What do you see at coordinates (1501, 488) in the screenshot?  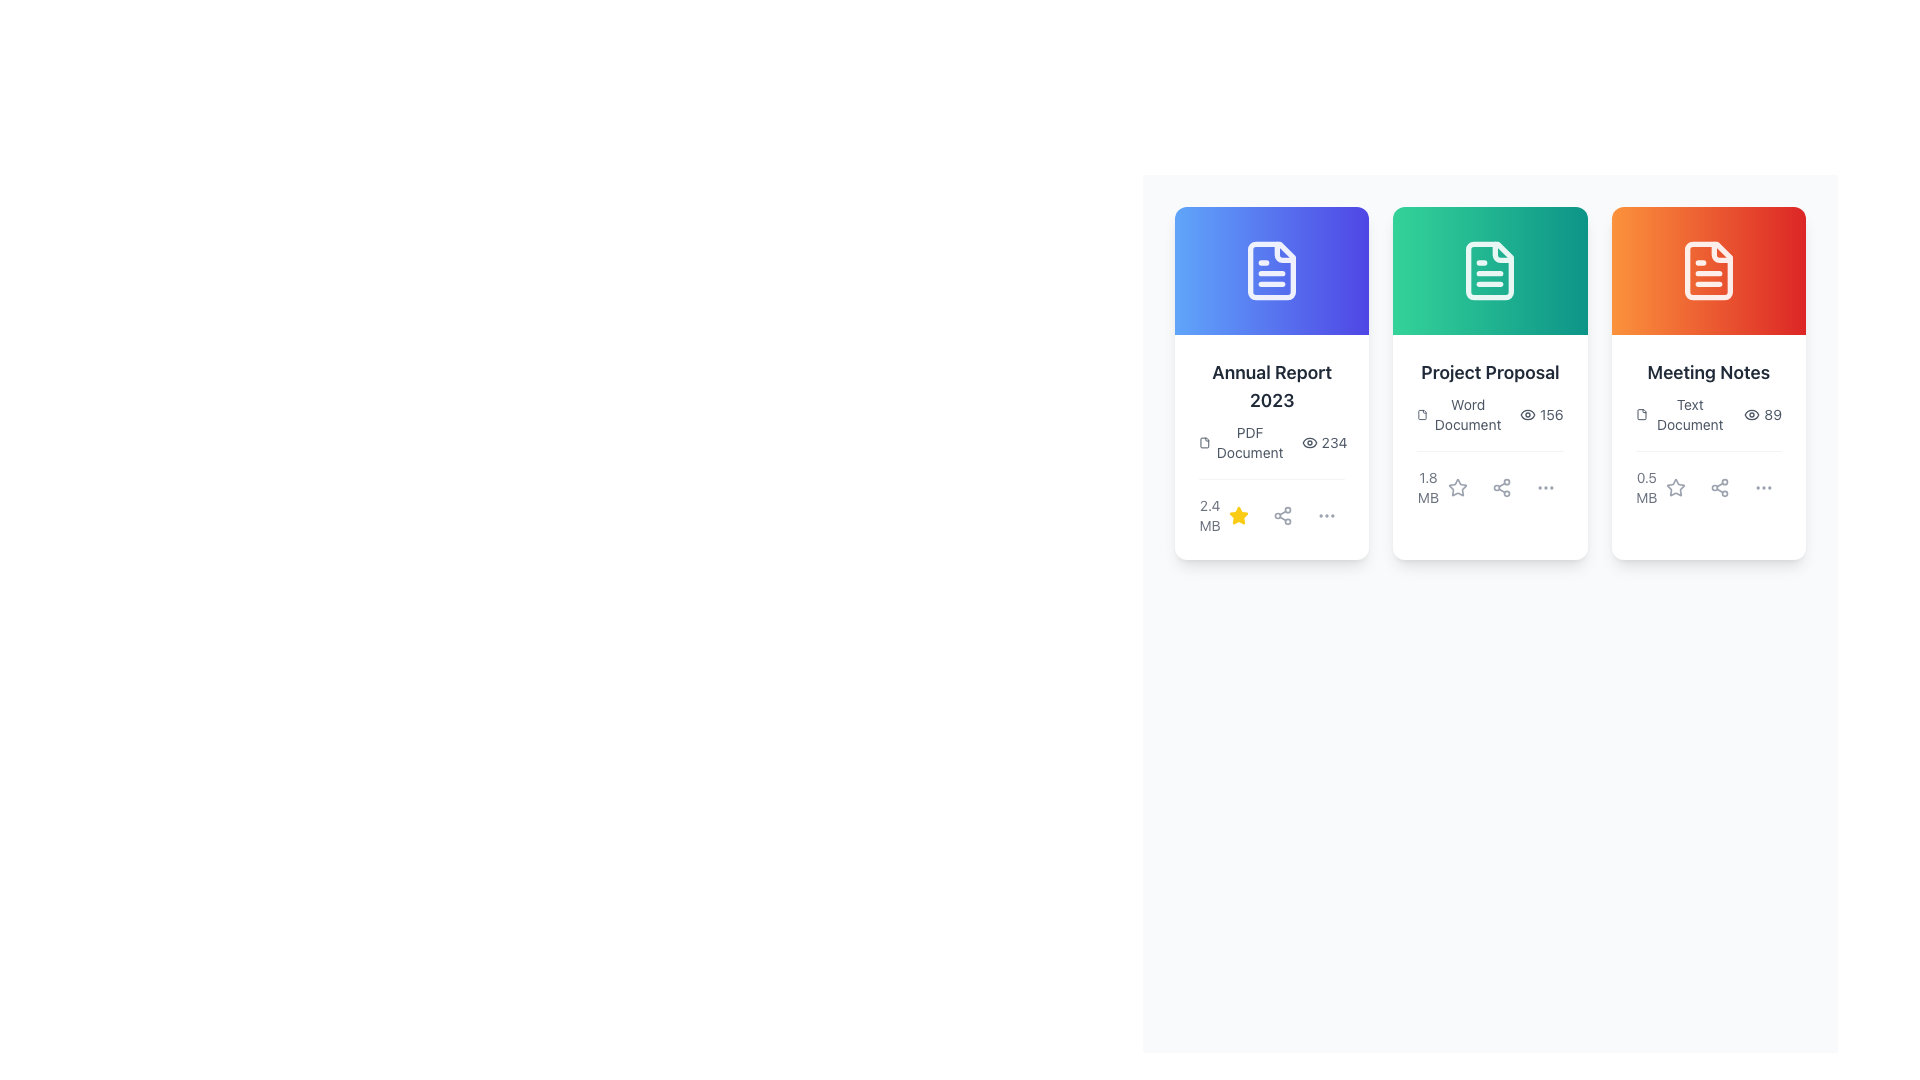 I see `the second button from the left in the row of three buttons near the bottom of the 'Project Proposal' card to share the content` at bounding box center [1501, 488].